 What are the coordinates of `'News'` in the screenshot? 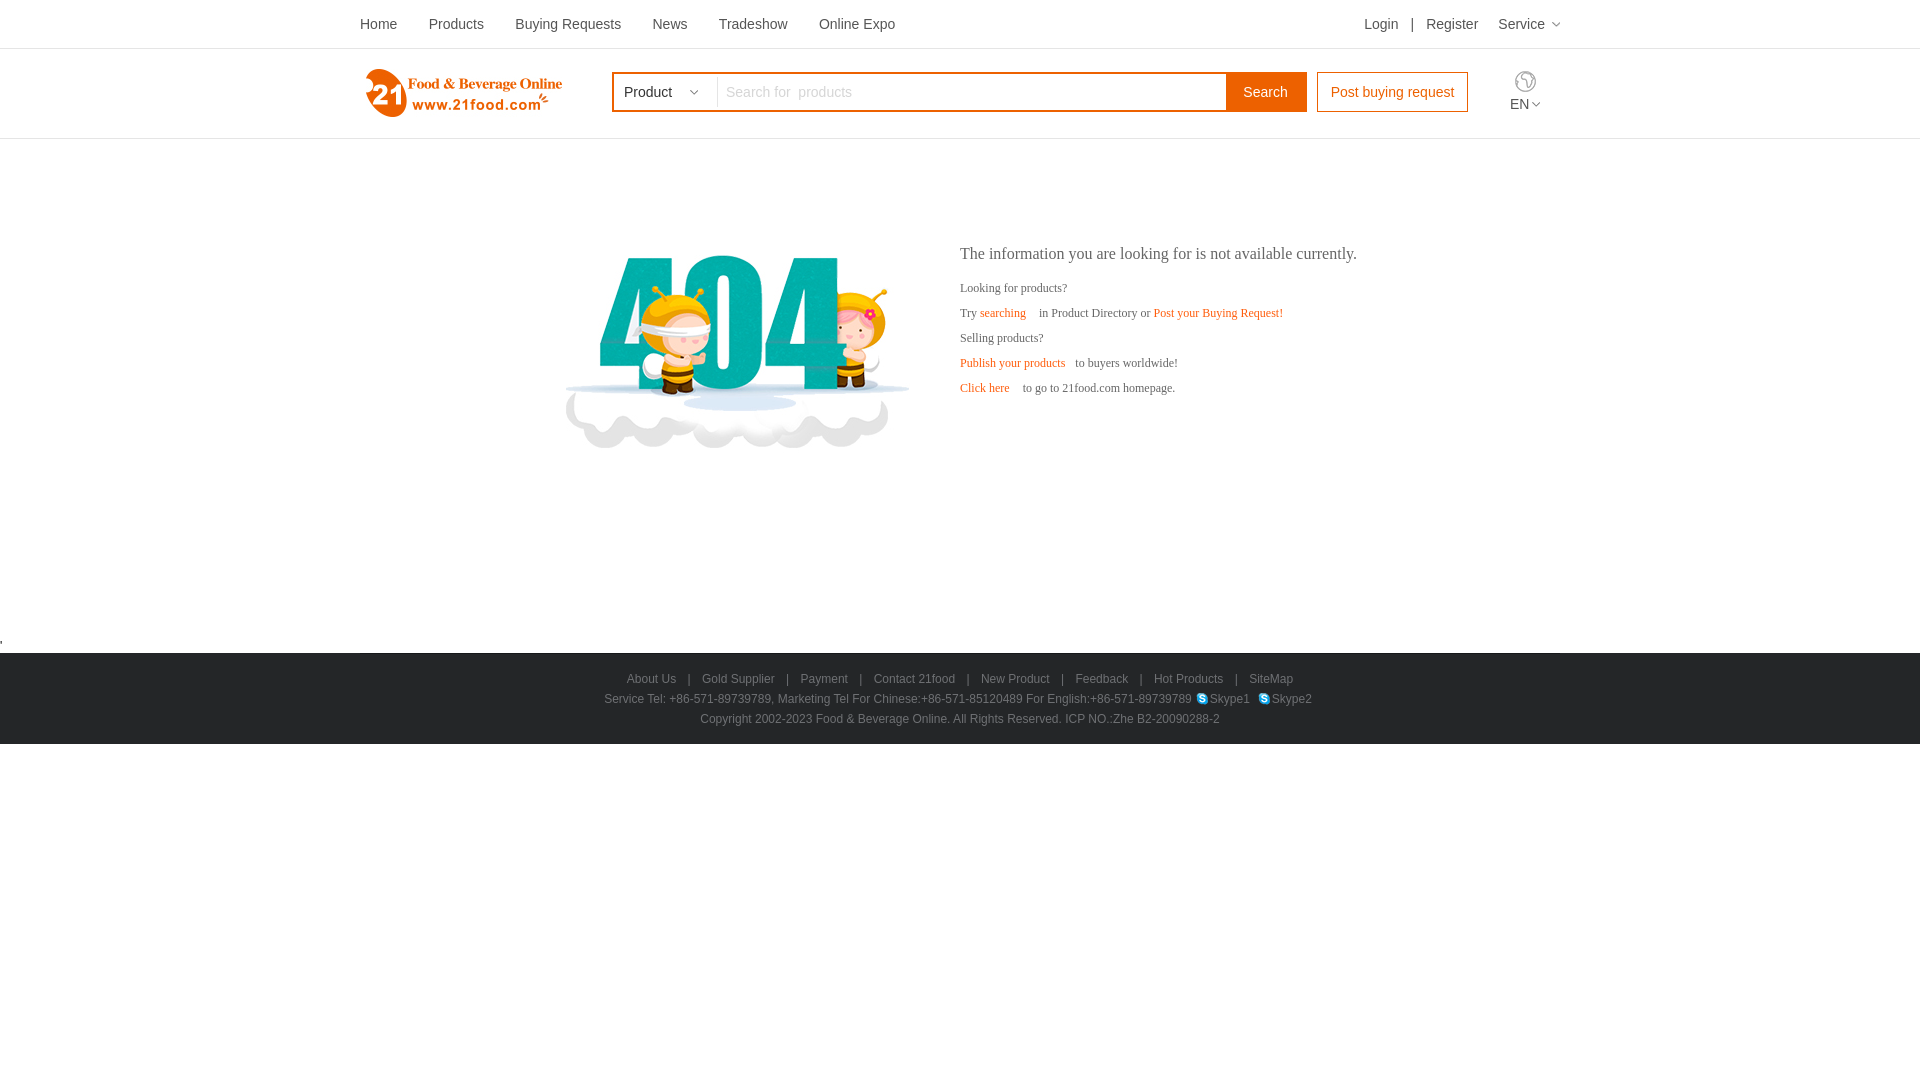 It's located at (652, 23).